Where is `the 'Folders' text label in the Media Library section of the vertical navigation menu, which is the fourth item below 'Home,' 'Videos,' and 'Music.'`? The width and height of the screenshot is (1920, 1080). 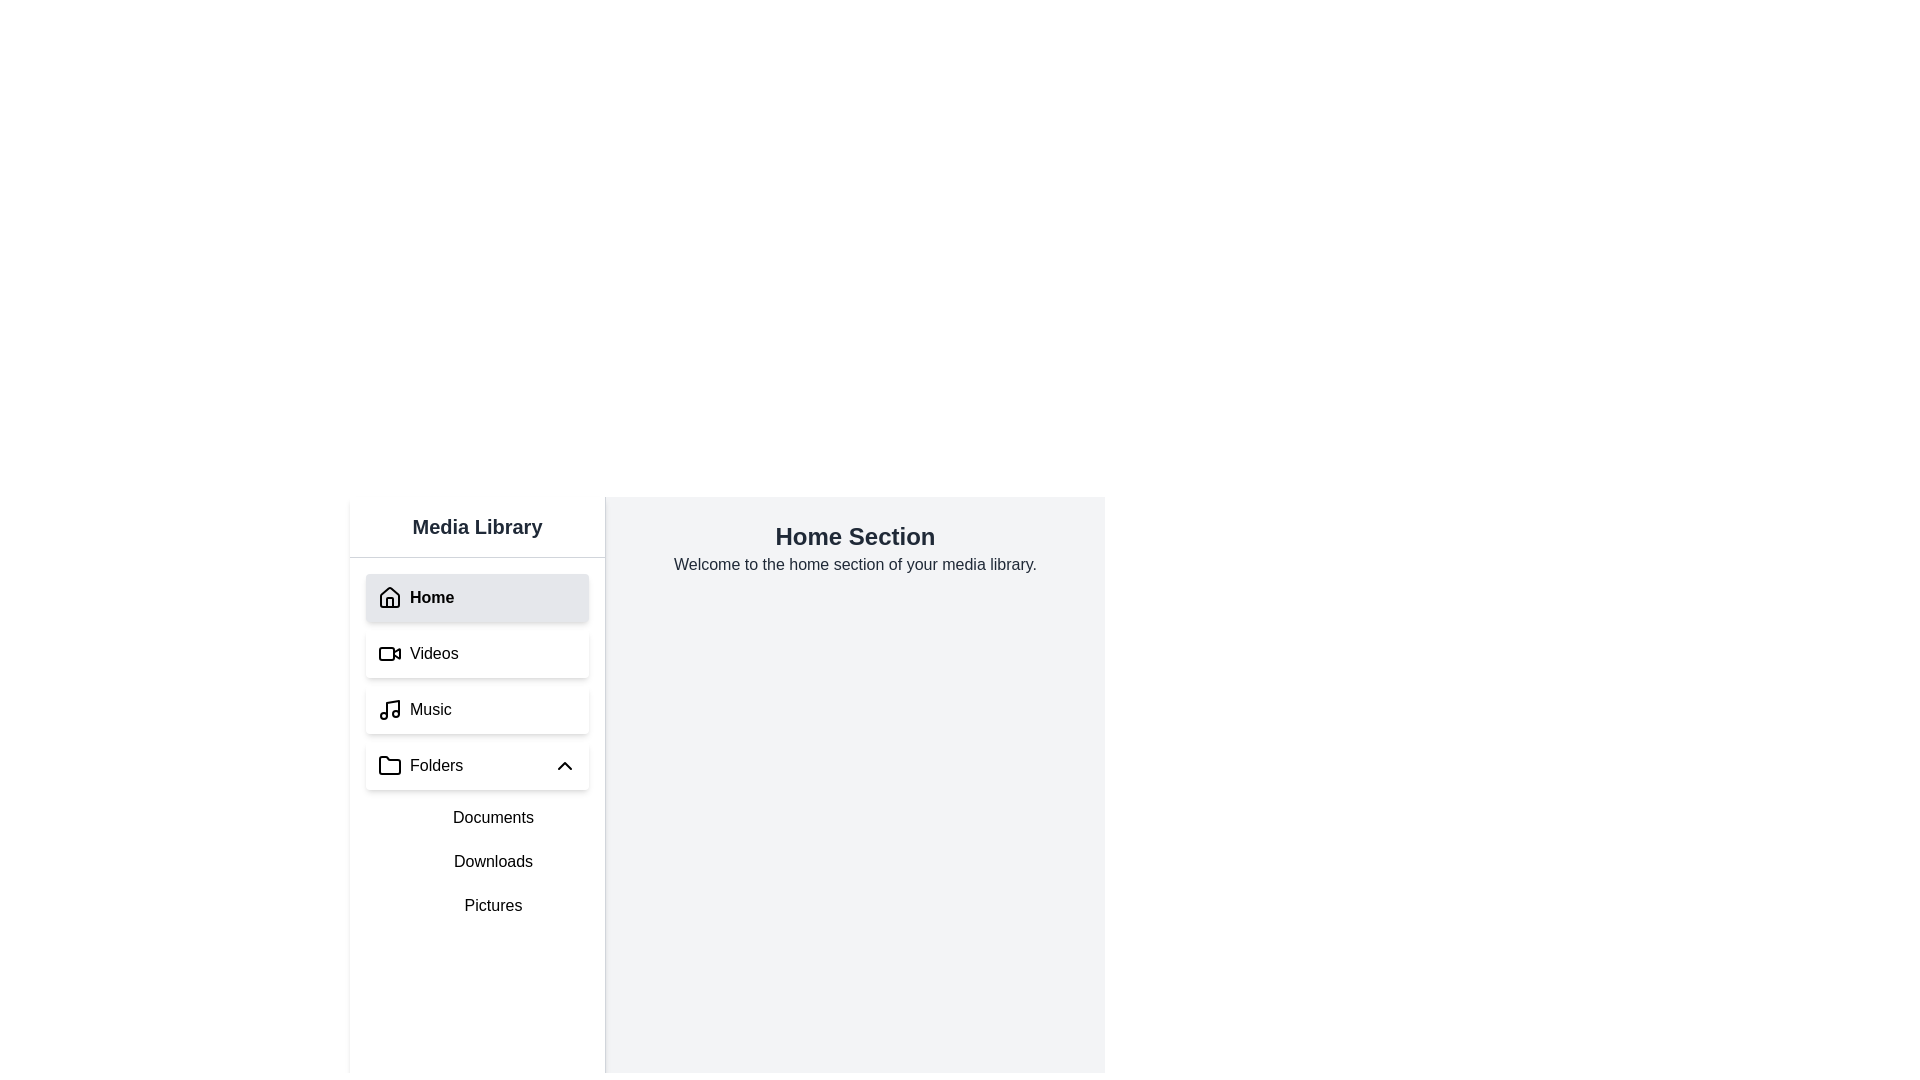 the 'Folders' text label in the Media Library section of the vertical navigation menu, which is the fourth item below 'Home,' 'Videos,' and 'Music.' is located at coordinates (435, 765).